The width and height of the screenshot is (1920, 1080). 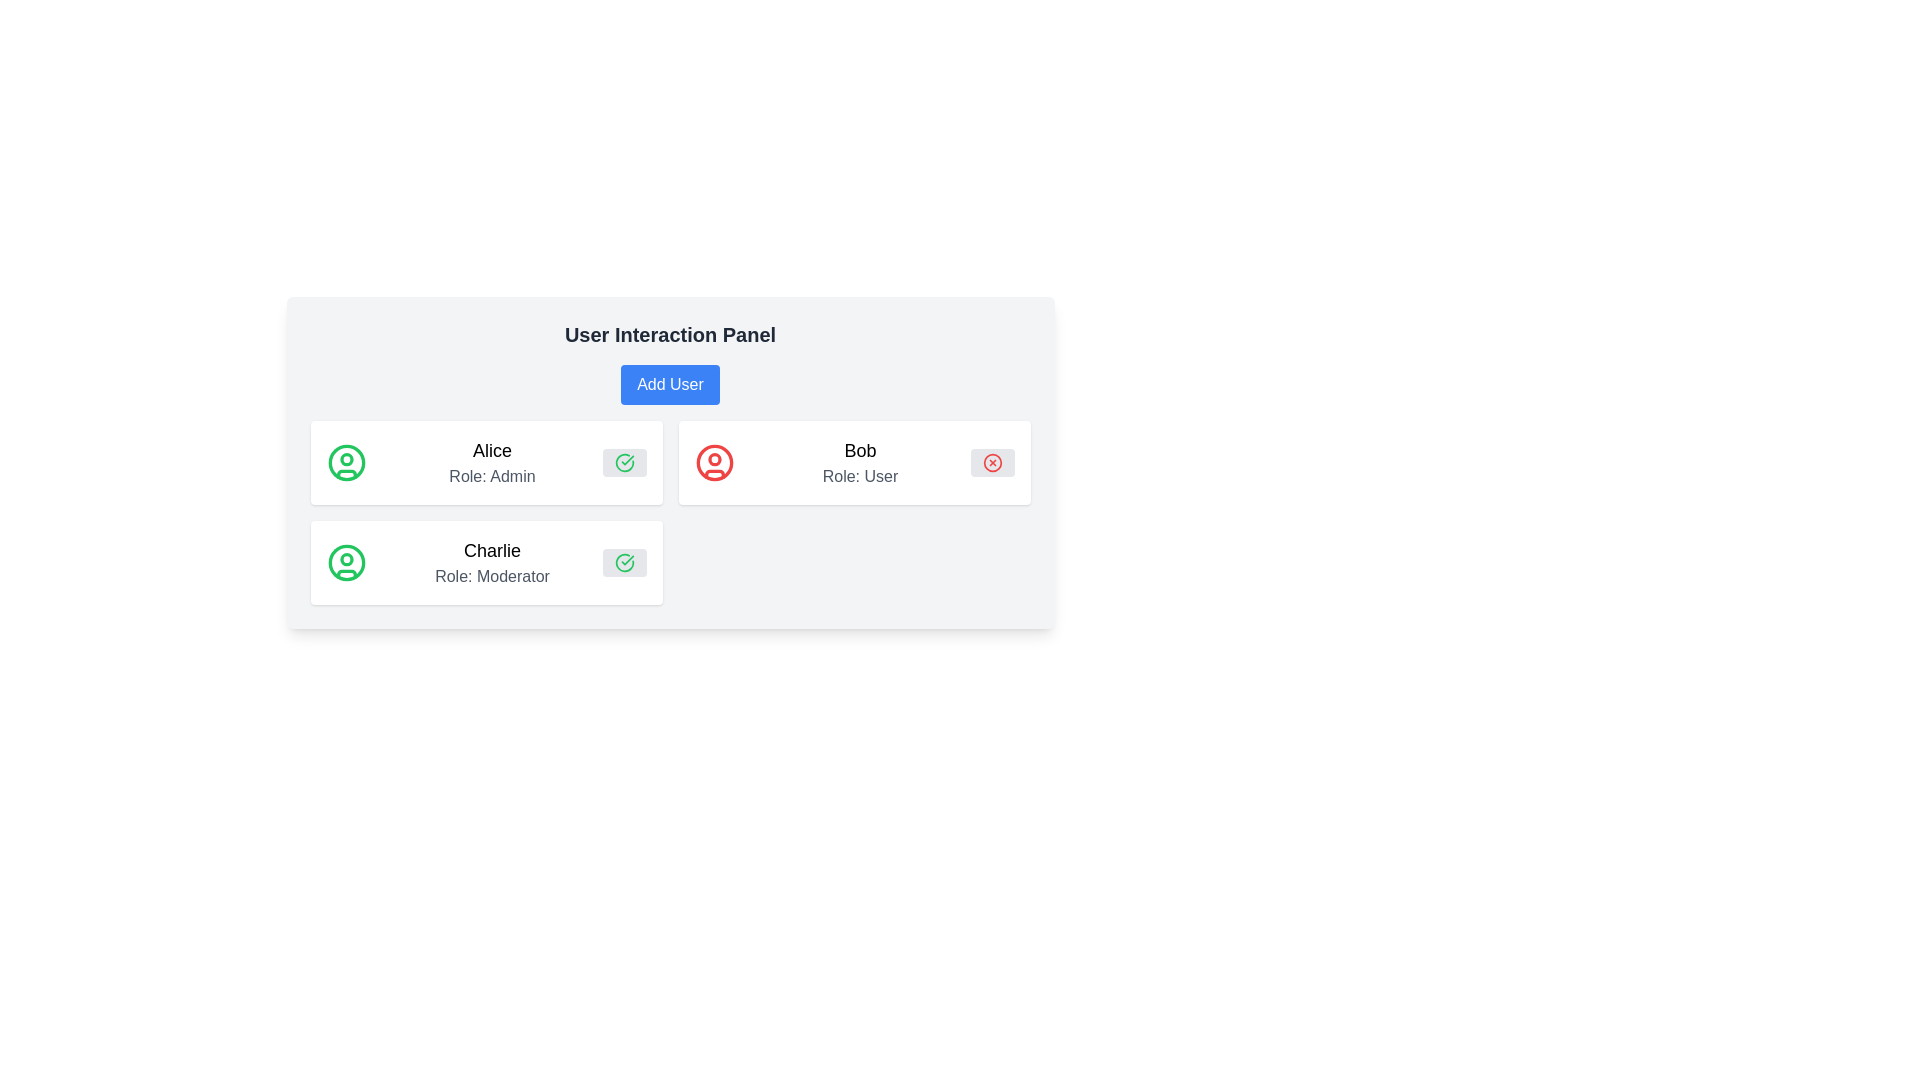 I want to click on the profile icon representing 'Charlie', the Moderator, located in the User Interaction Panel as the leftmost component of the last user card, so click(x=346, y=563).